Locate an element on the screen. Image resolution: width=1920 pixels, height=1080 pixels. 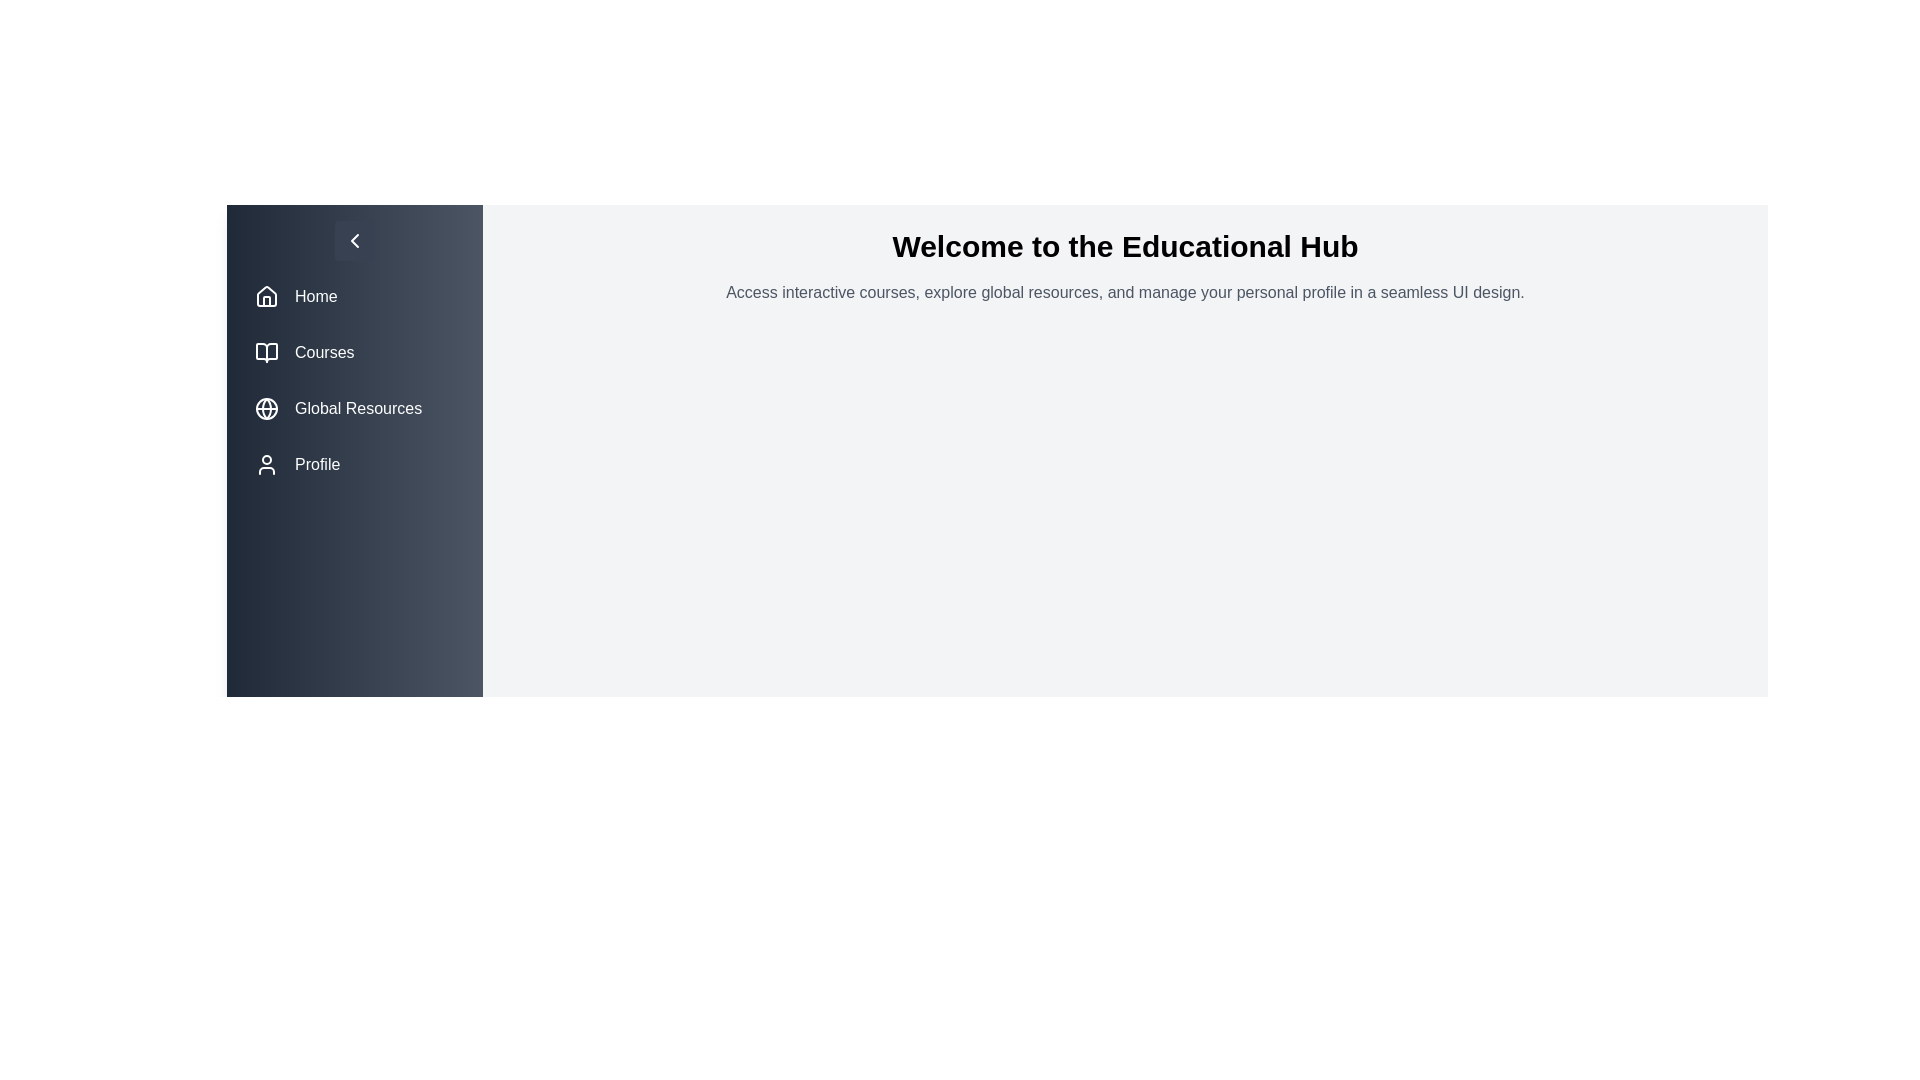
the navigation item labeled Profile is located at coordinates (355, 465).